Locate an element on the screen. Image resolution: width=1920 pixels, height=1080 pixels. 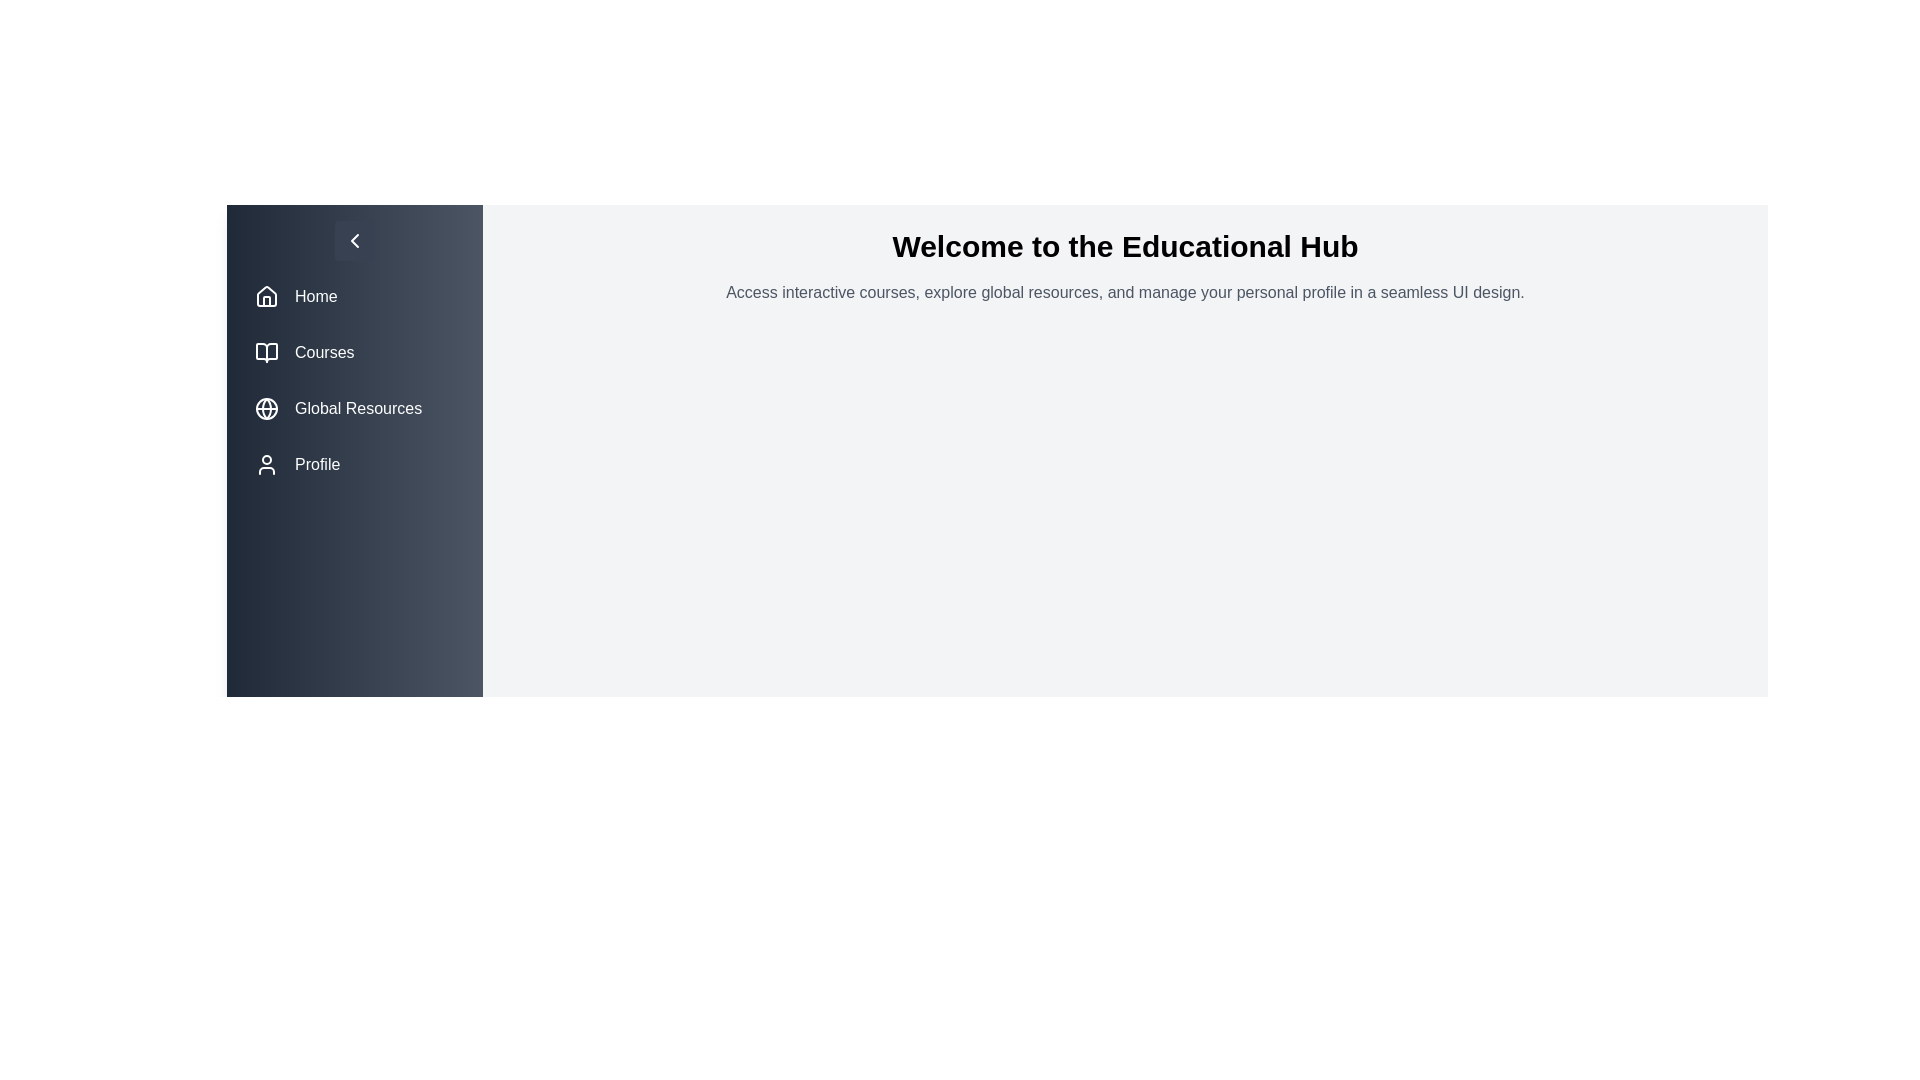
the navigation item labeled Profile is located at coordinates (355, 465).